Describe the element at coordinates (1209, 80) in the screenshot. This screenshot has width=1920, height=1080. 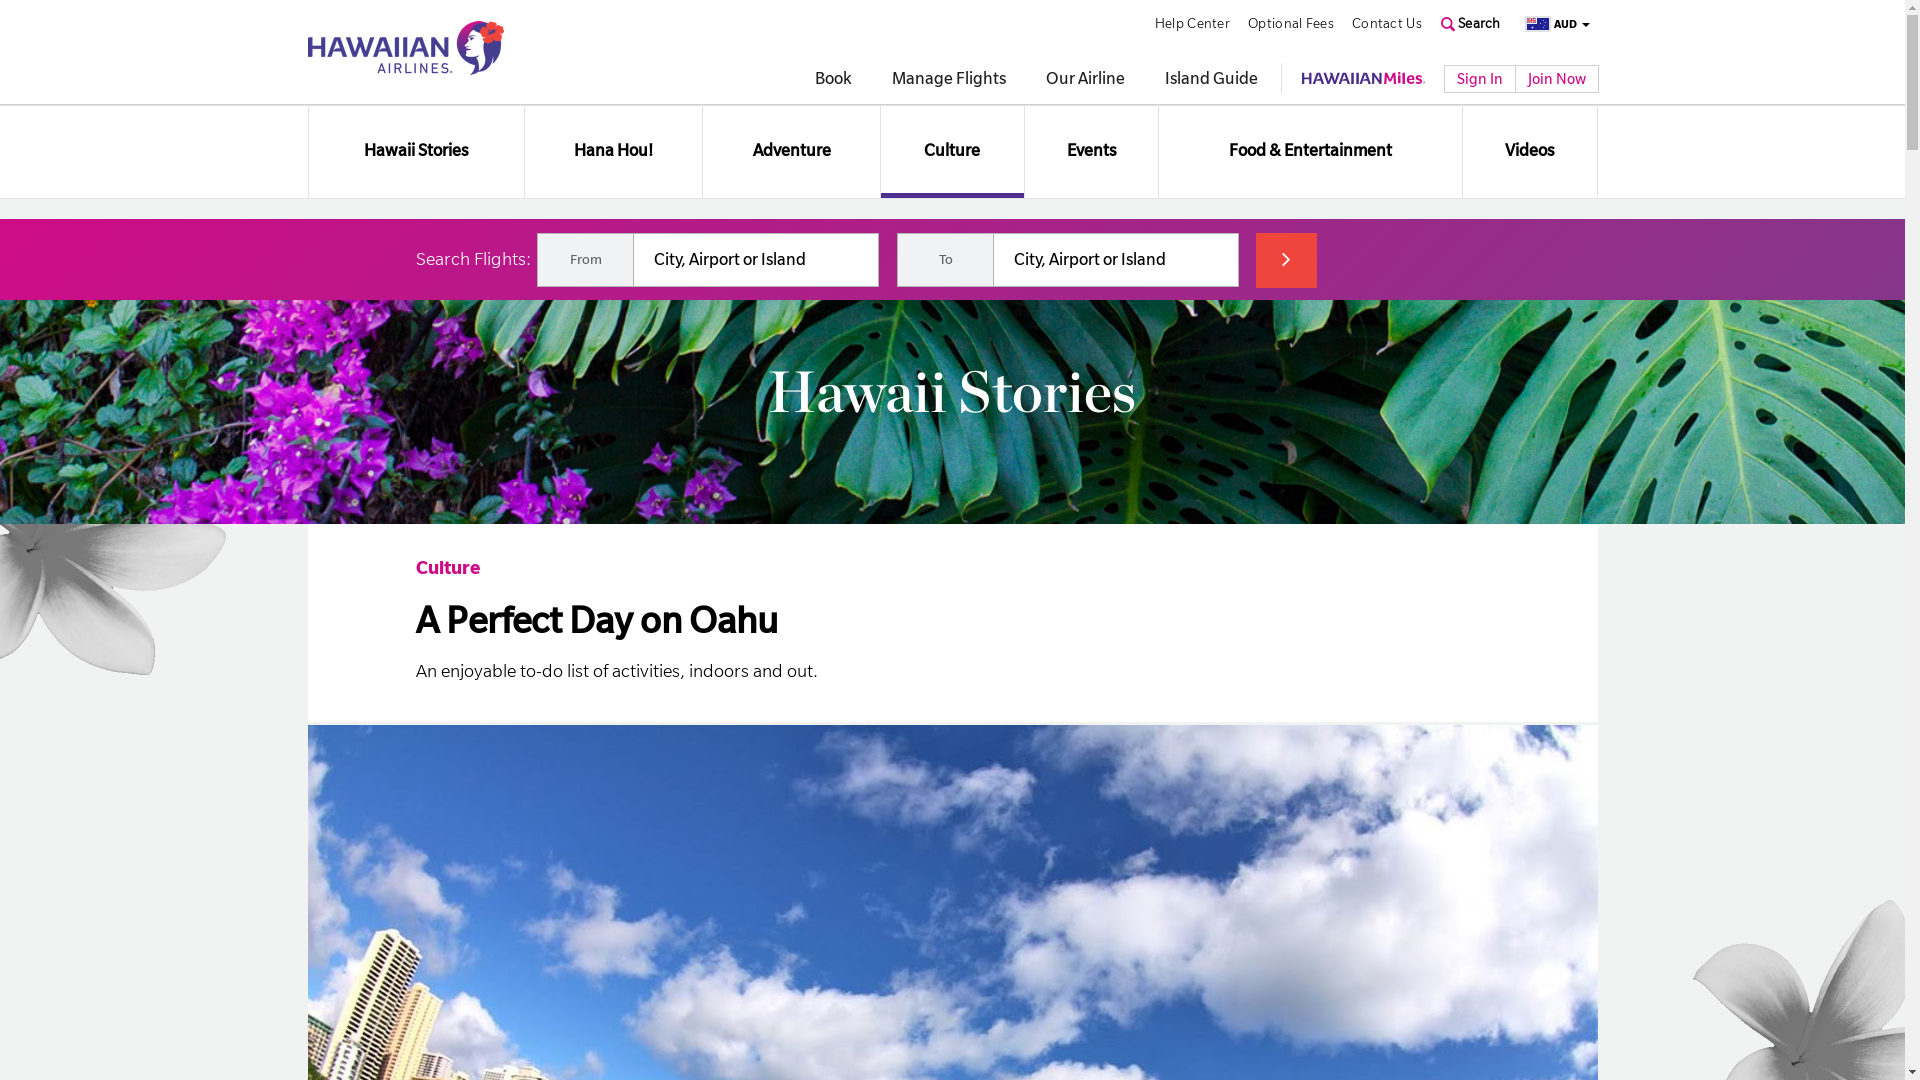
I see `'Island Guide'` at that location.